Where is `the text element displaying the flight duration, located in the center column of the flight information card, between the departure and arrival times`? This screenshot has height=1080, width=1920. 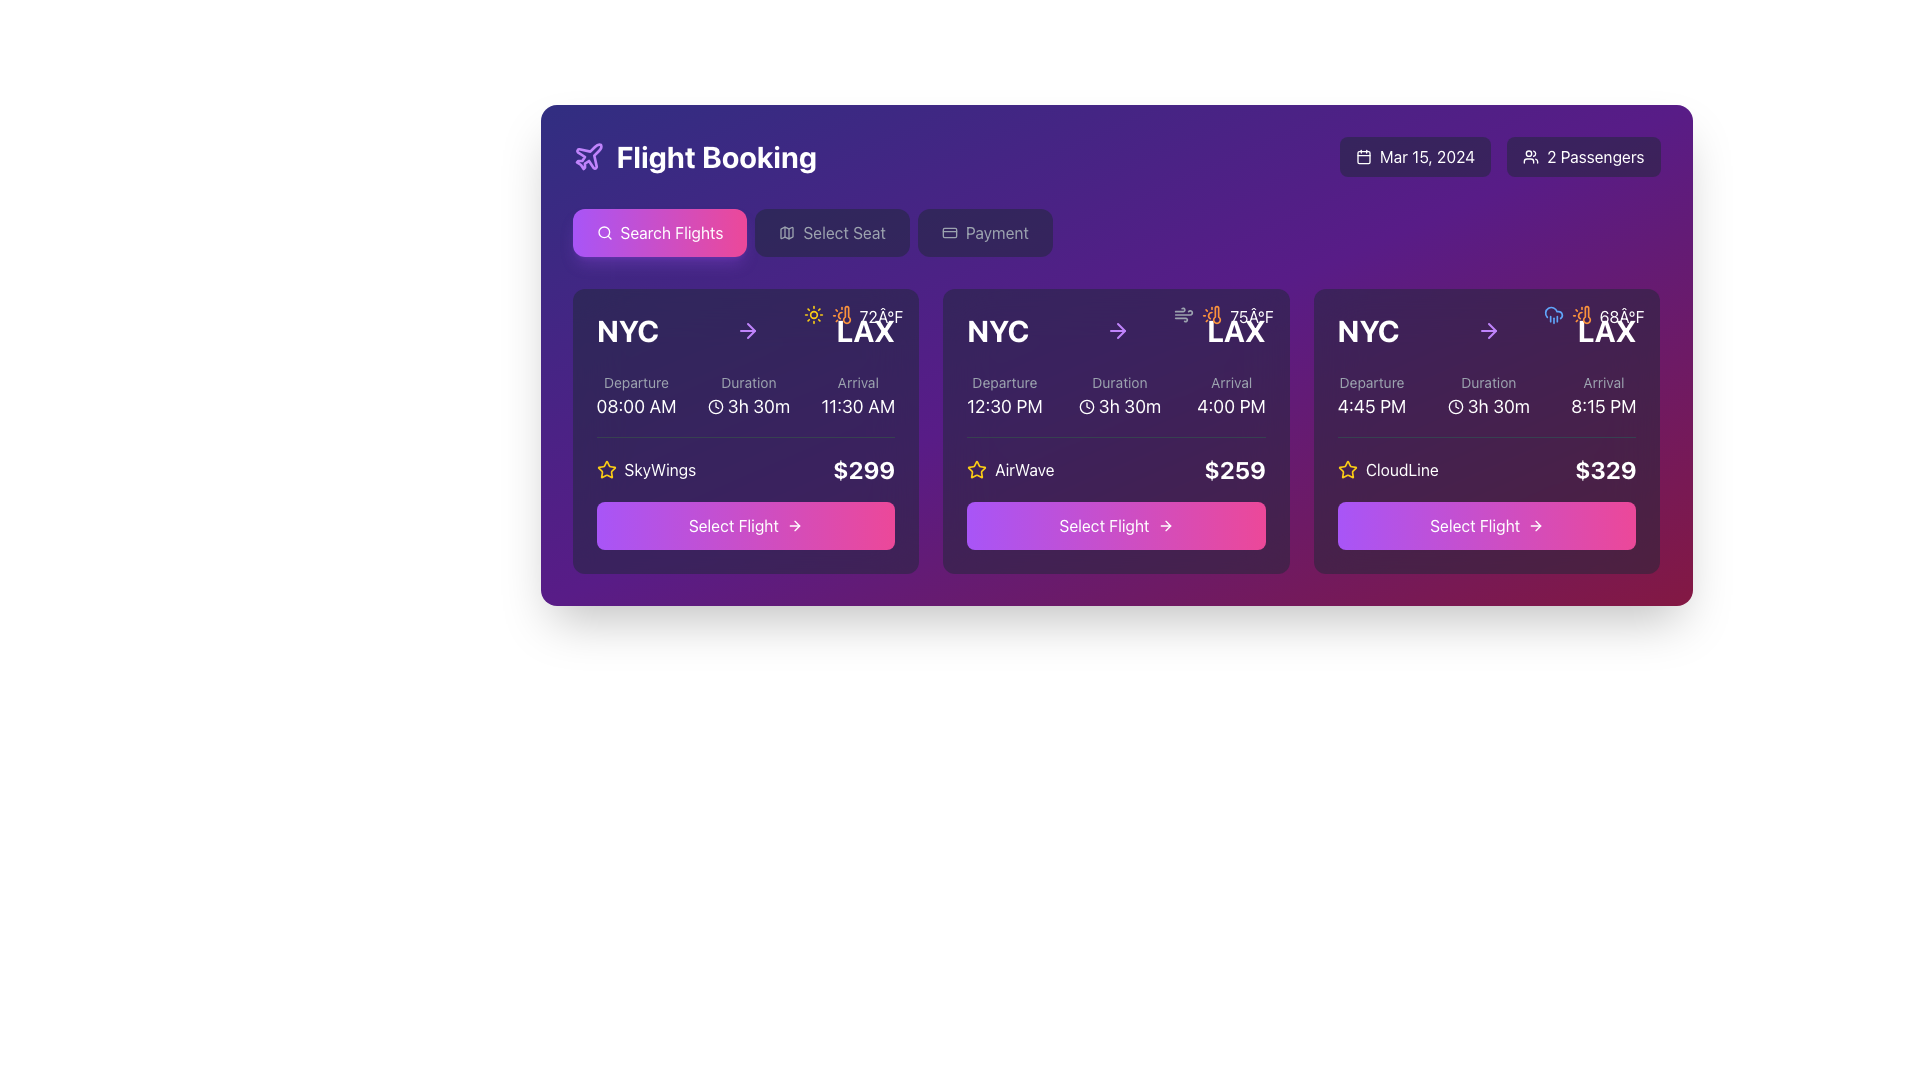
the text element displaying the flight duration, located in the center column of the flight information card, between the departure and arrival times is located at coordinates (1118, 397).